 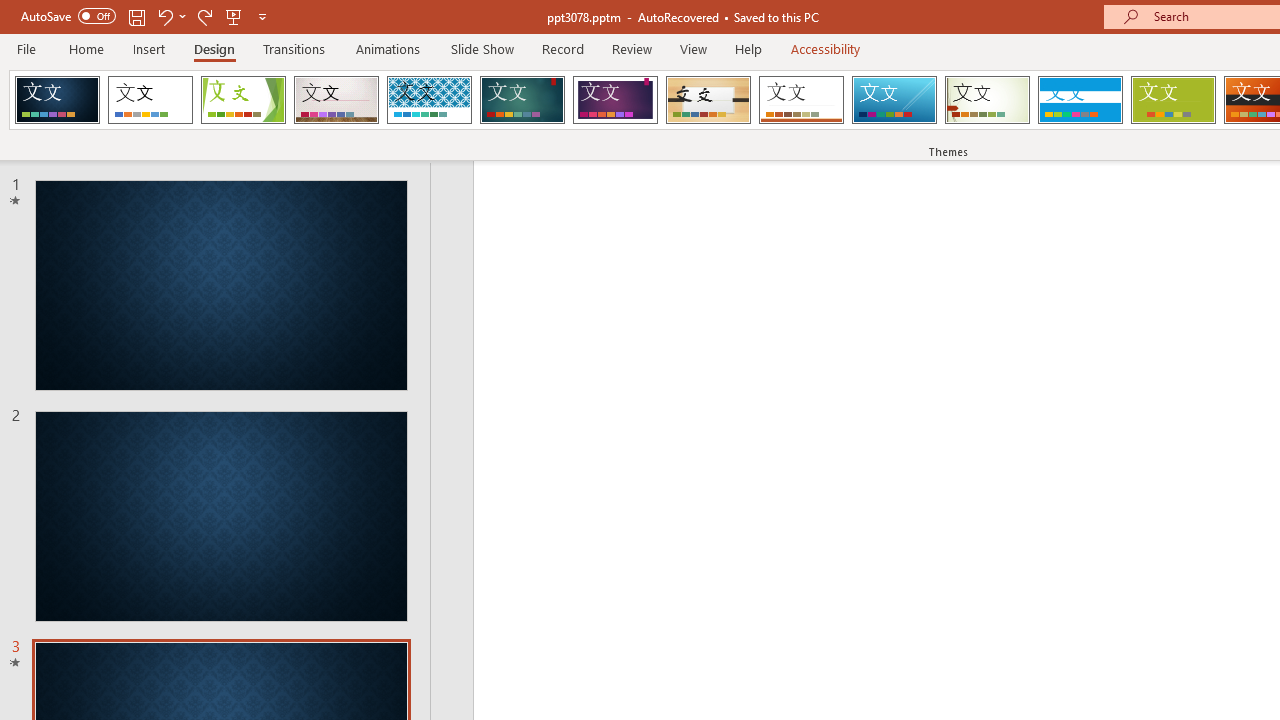 What do you see at coordinates (987, 100) in the screenshot?
I see `'Wisp'` at bounding box center [987, 100].